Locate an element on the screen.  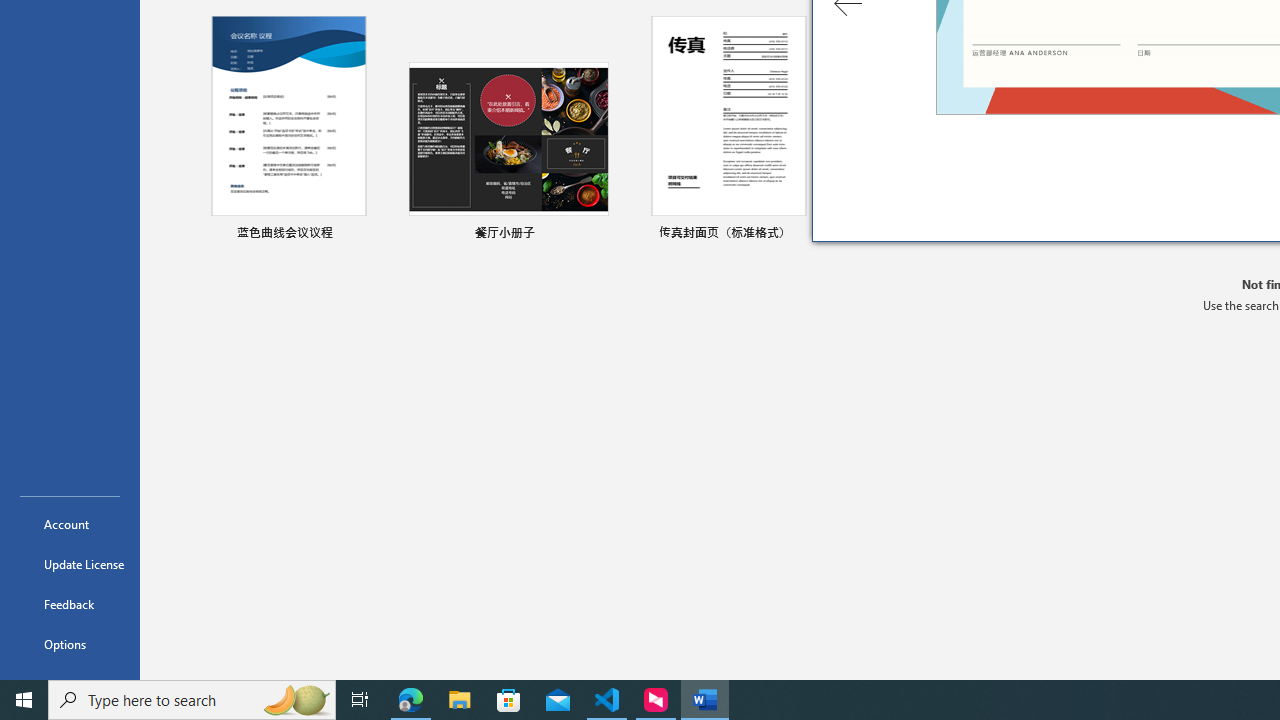
'Account' is located at coordinates (69, 523).